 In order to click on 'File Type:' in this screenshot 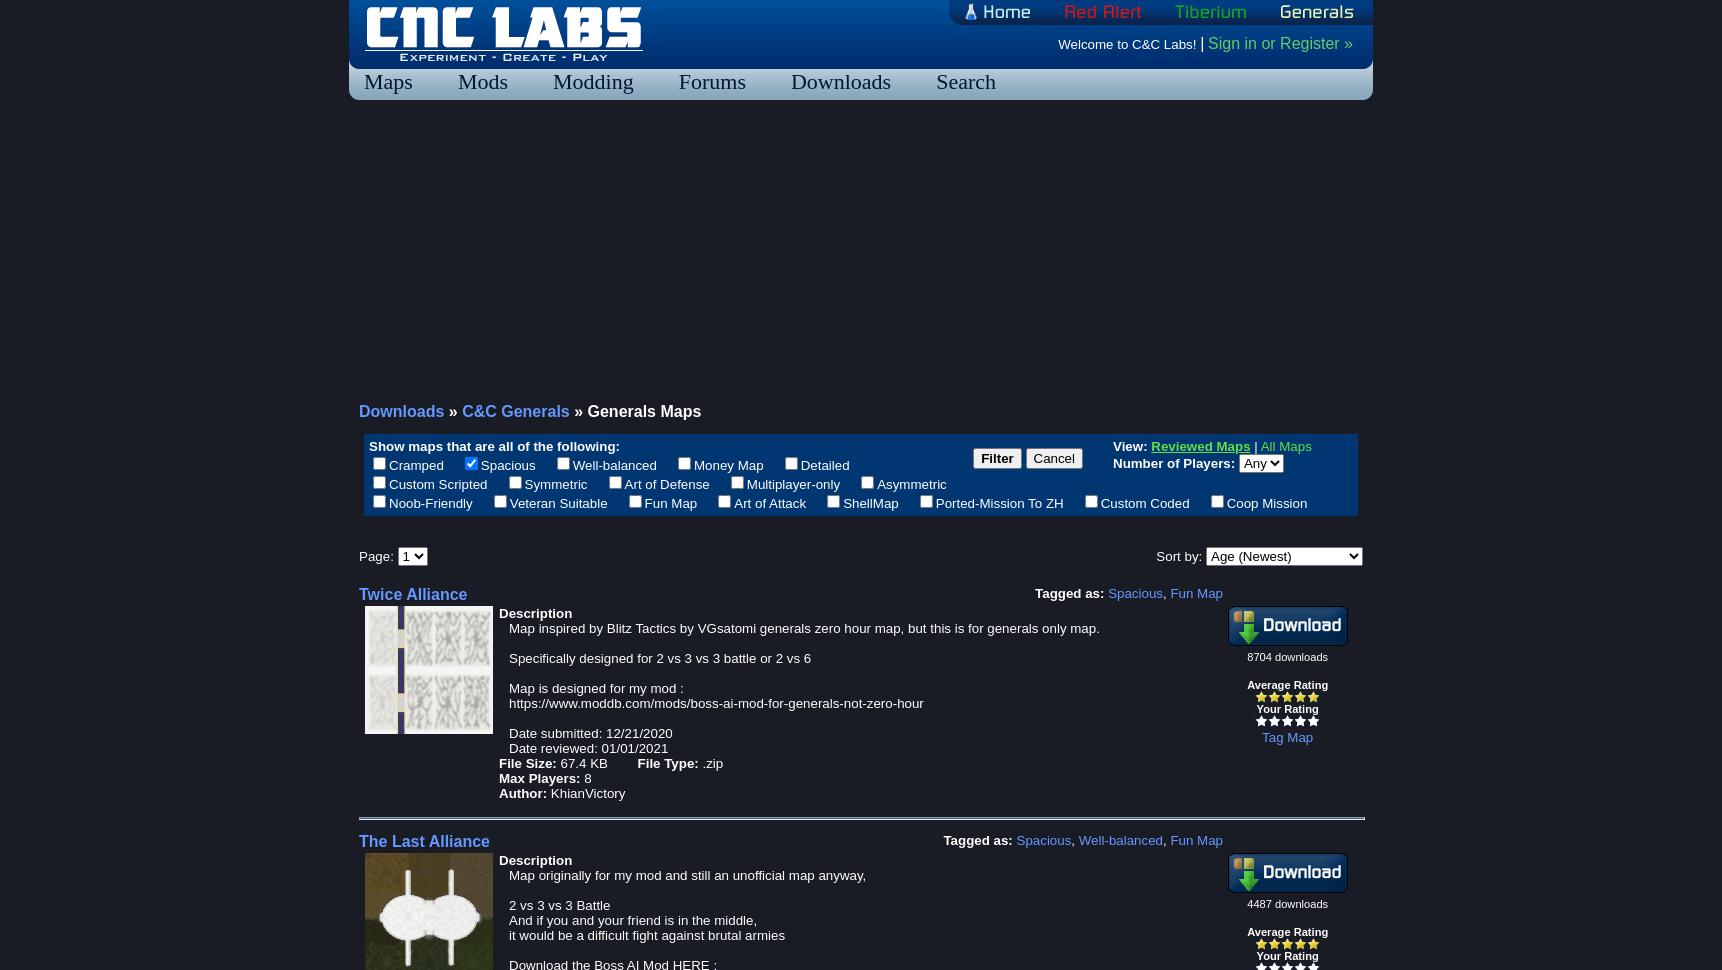, I will do `click(636, 762)`.